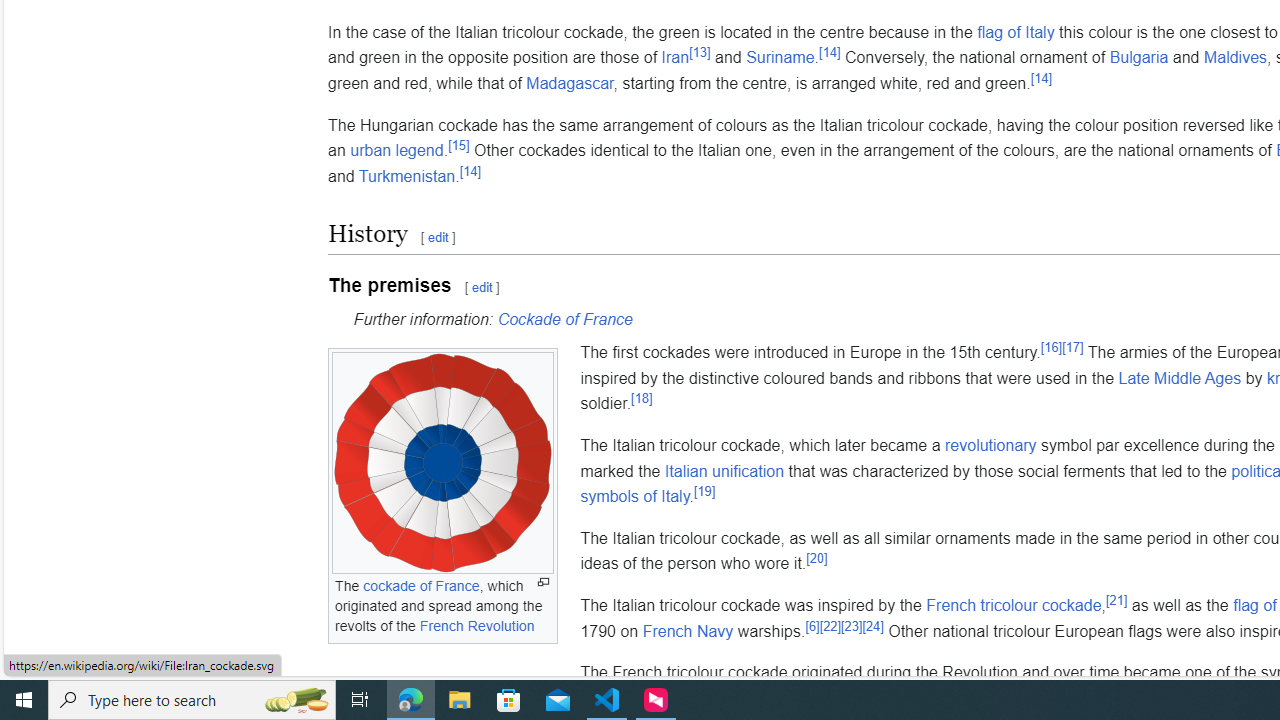 This screenshot has width=1280, height=720. What do you see at coordinates (441, 463) in the screenshot?
I see `'Class: mw-file-description'` at bounding box center [441, 463].